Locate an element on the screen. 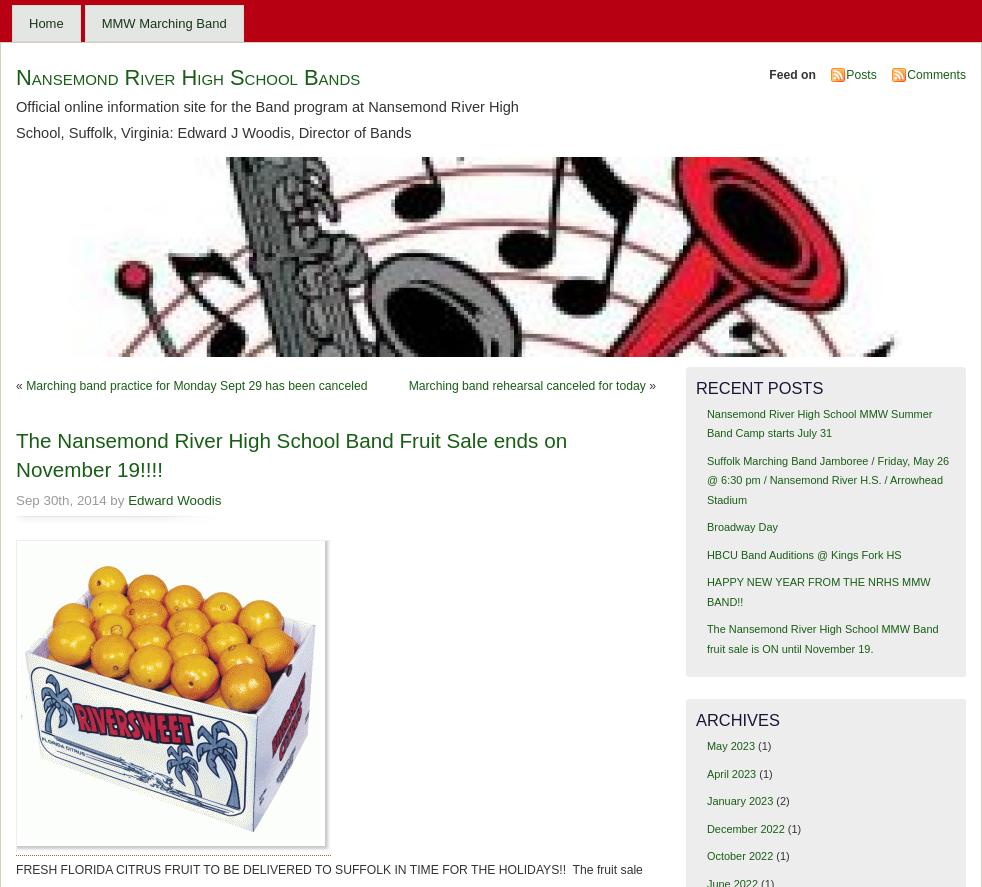  'Comments' is located at coordinates (936, 72).